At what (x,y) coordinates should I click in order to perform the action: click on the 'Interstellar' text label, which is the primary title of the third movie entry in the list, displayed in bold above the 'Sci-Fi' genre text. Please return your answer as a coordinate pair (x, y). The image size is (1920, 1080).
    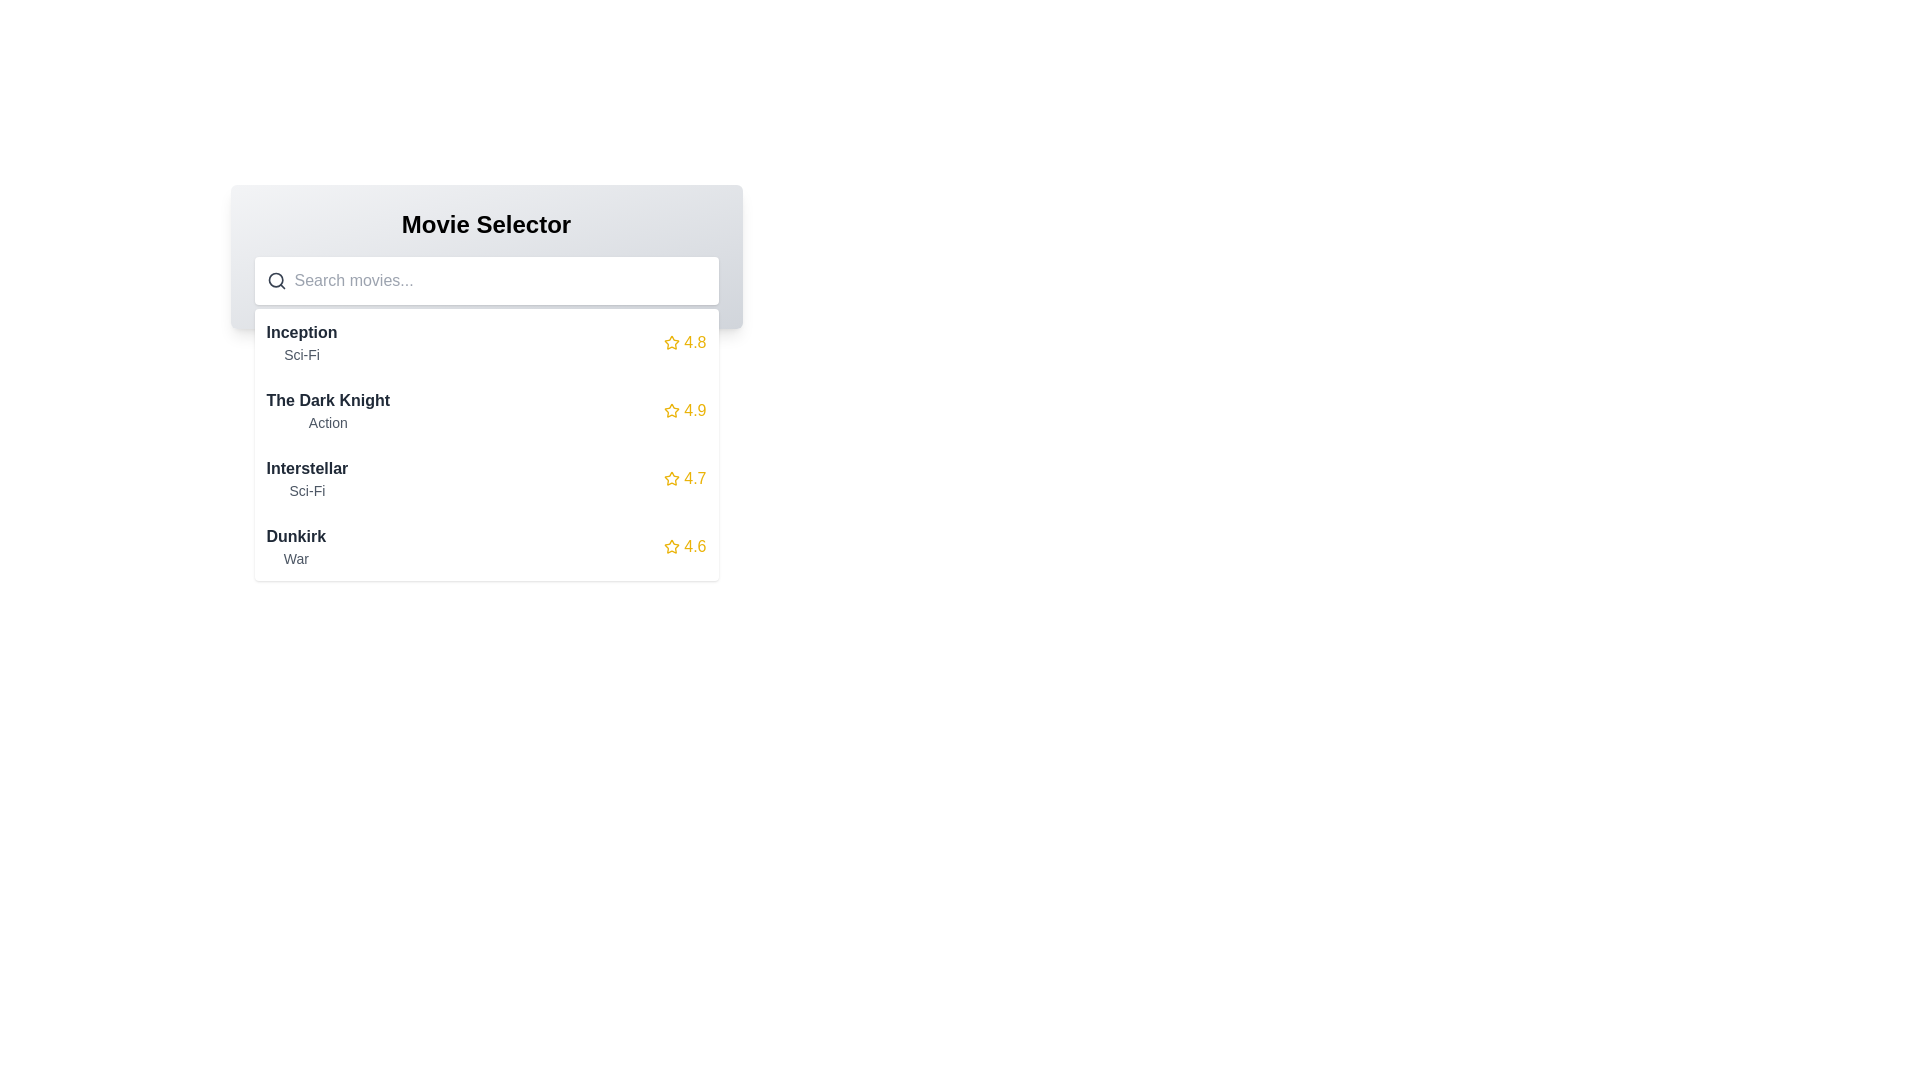
    Looking at the image, I should click on (306, 469).